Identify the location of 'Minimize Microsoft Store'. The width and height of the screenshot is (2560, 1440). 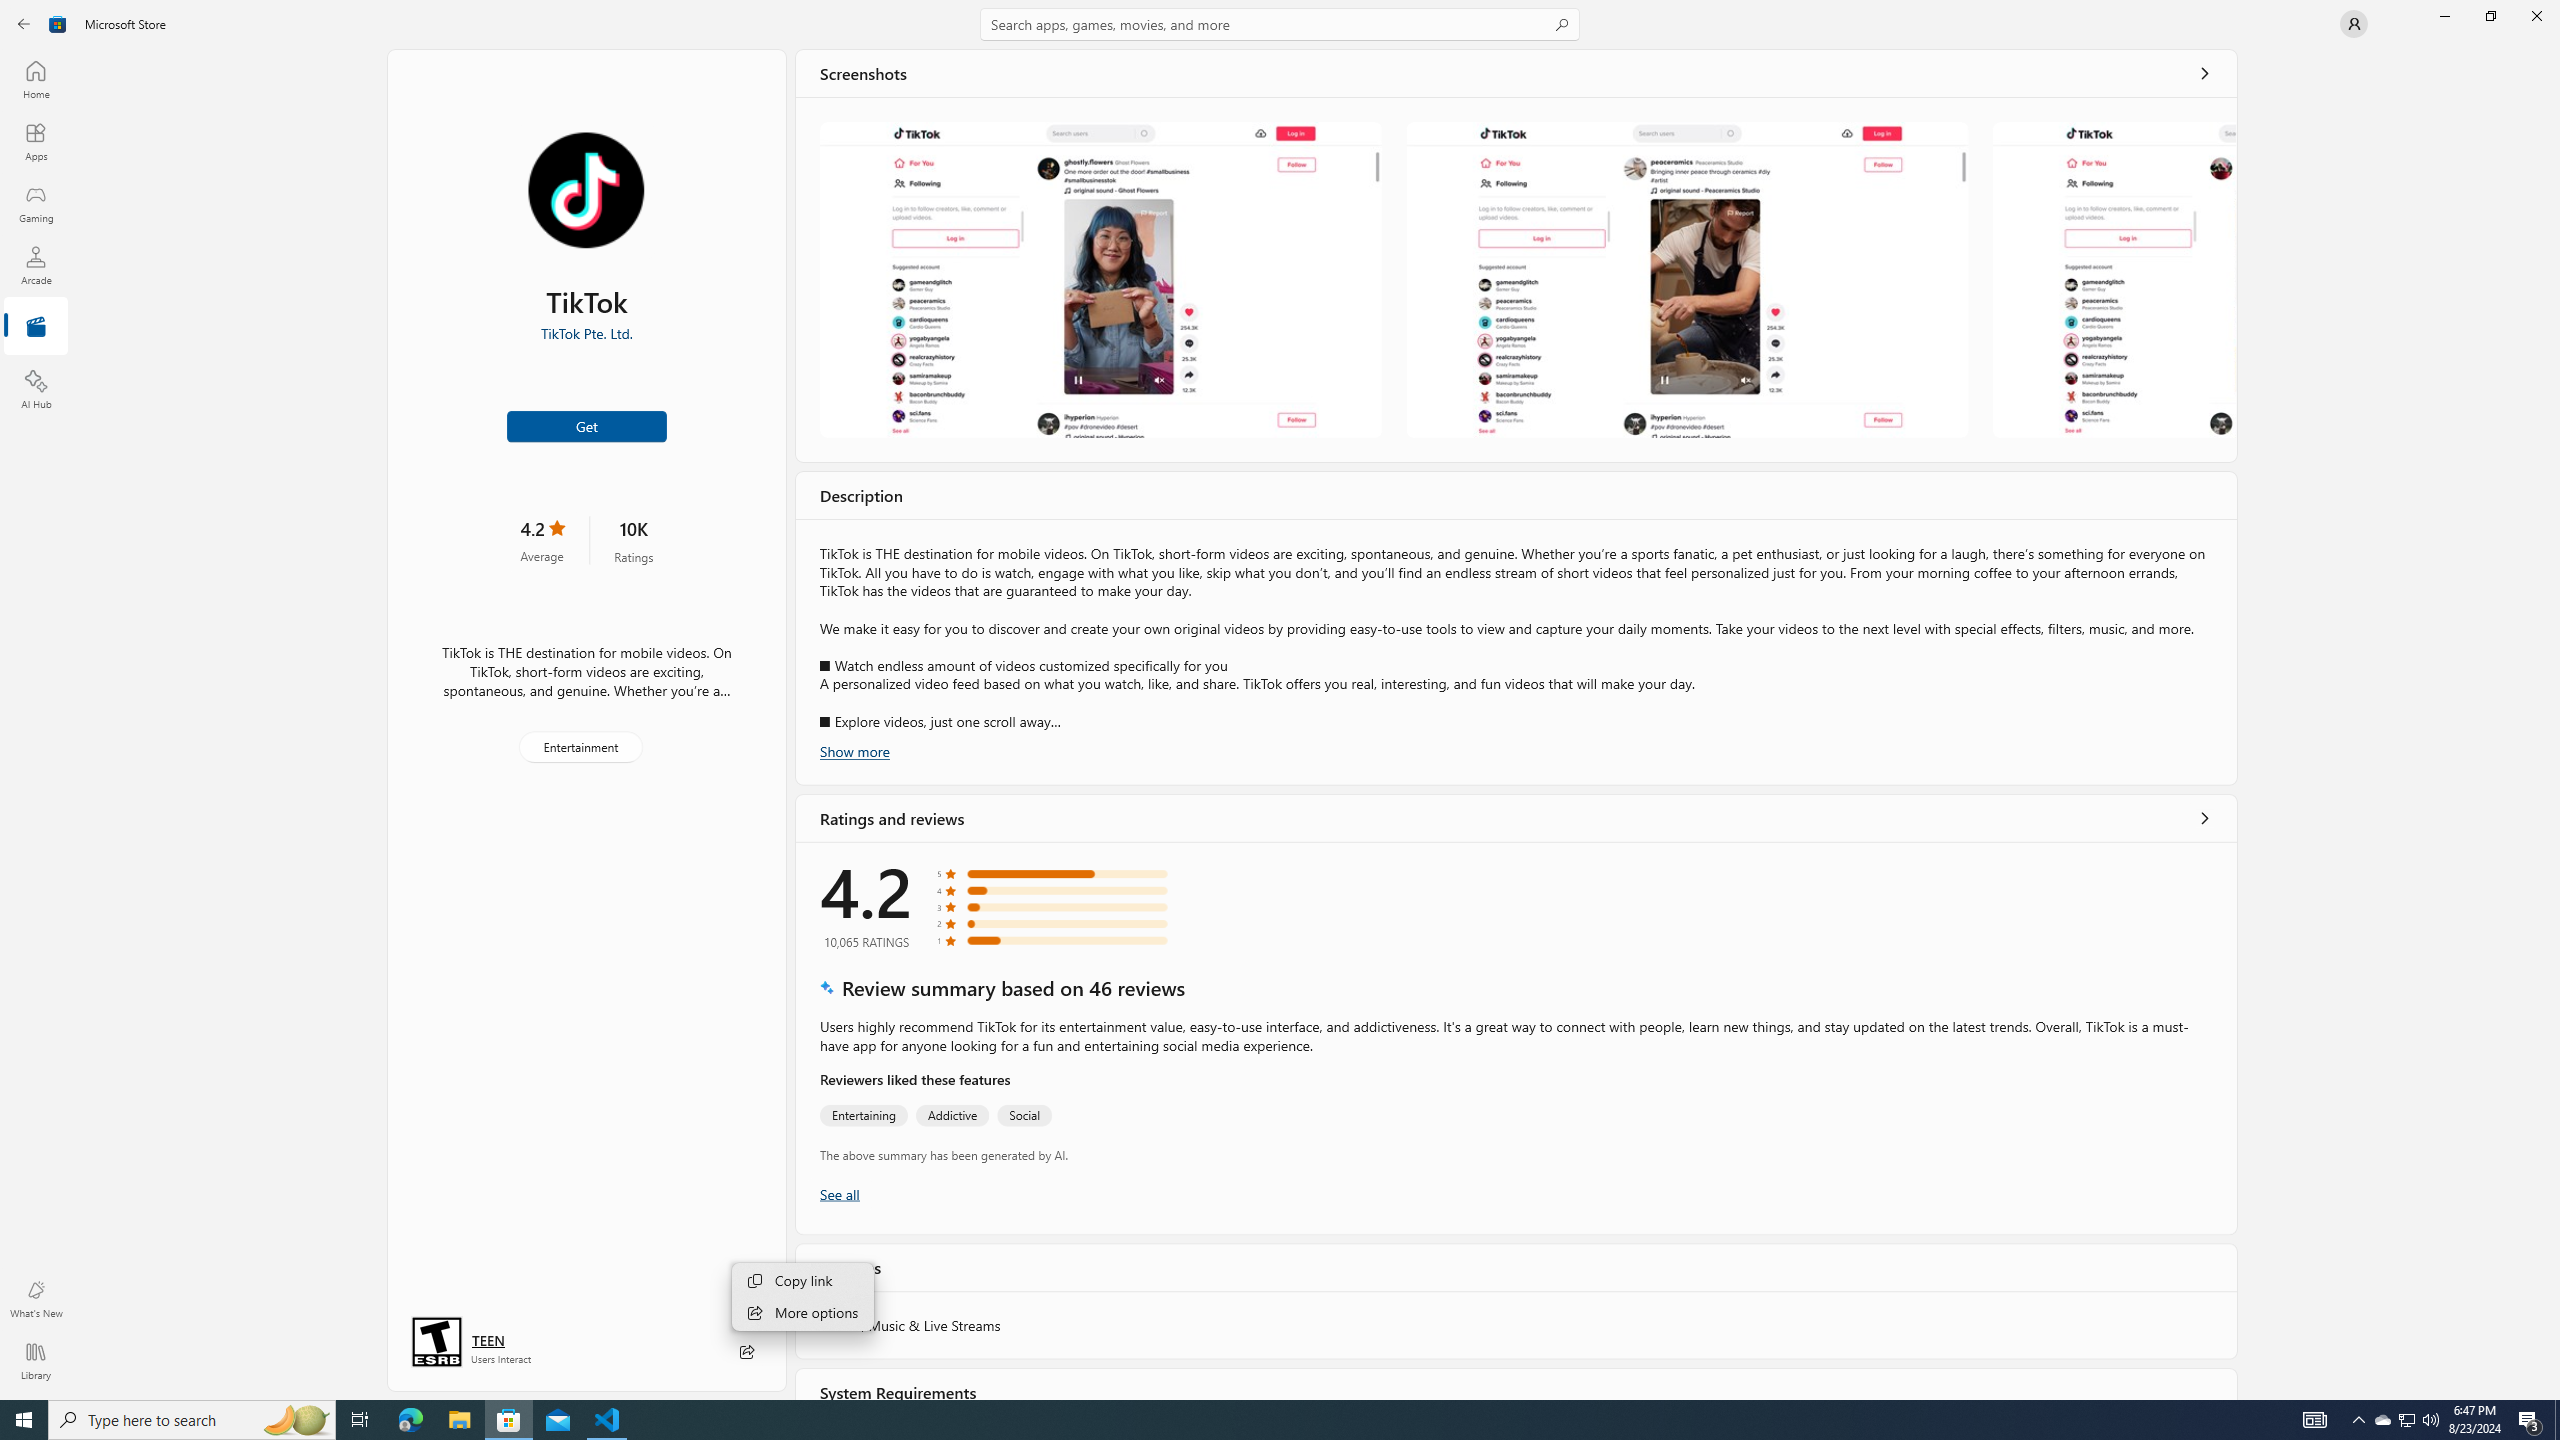
(2443, 15).